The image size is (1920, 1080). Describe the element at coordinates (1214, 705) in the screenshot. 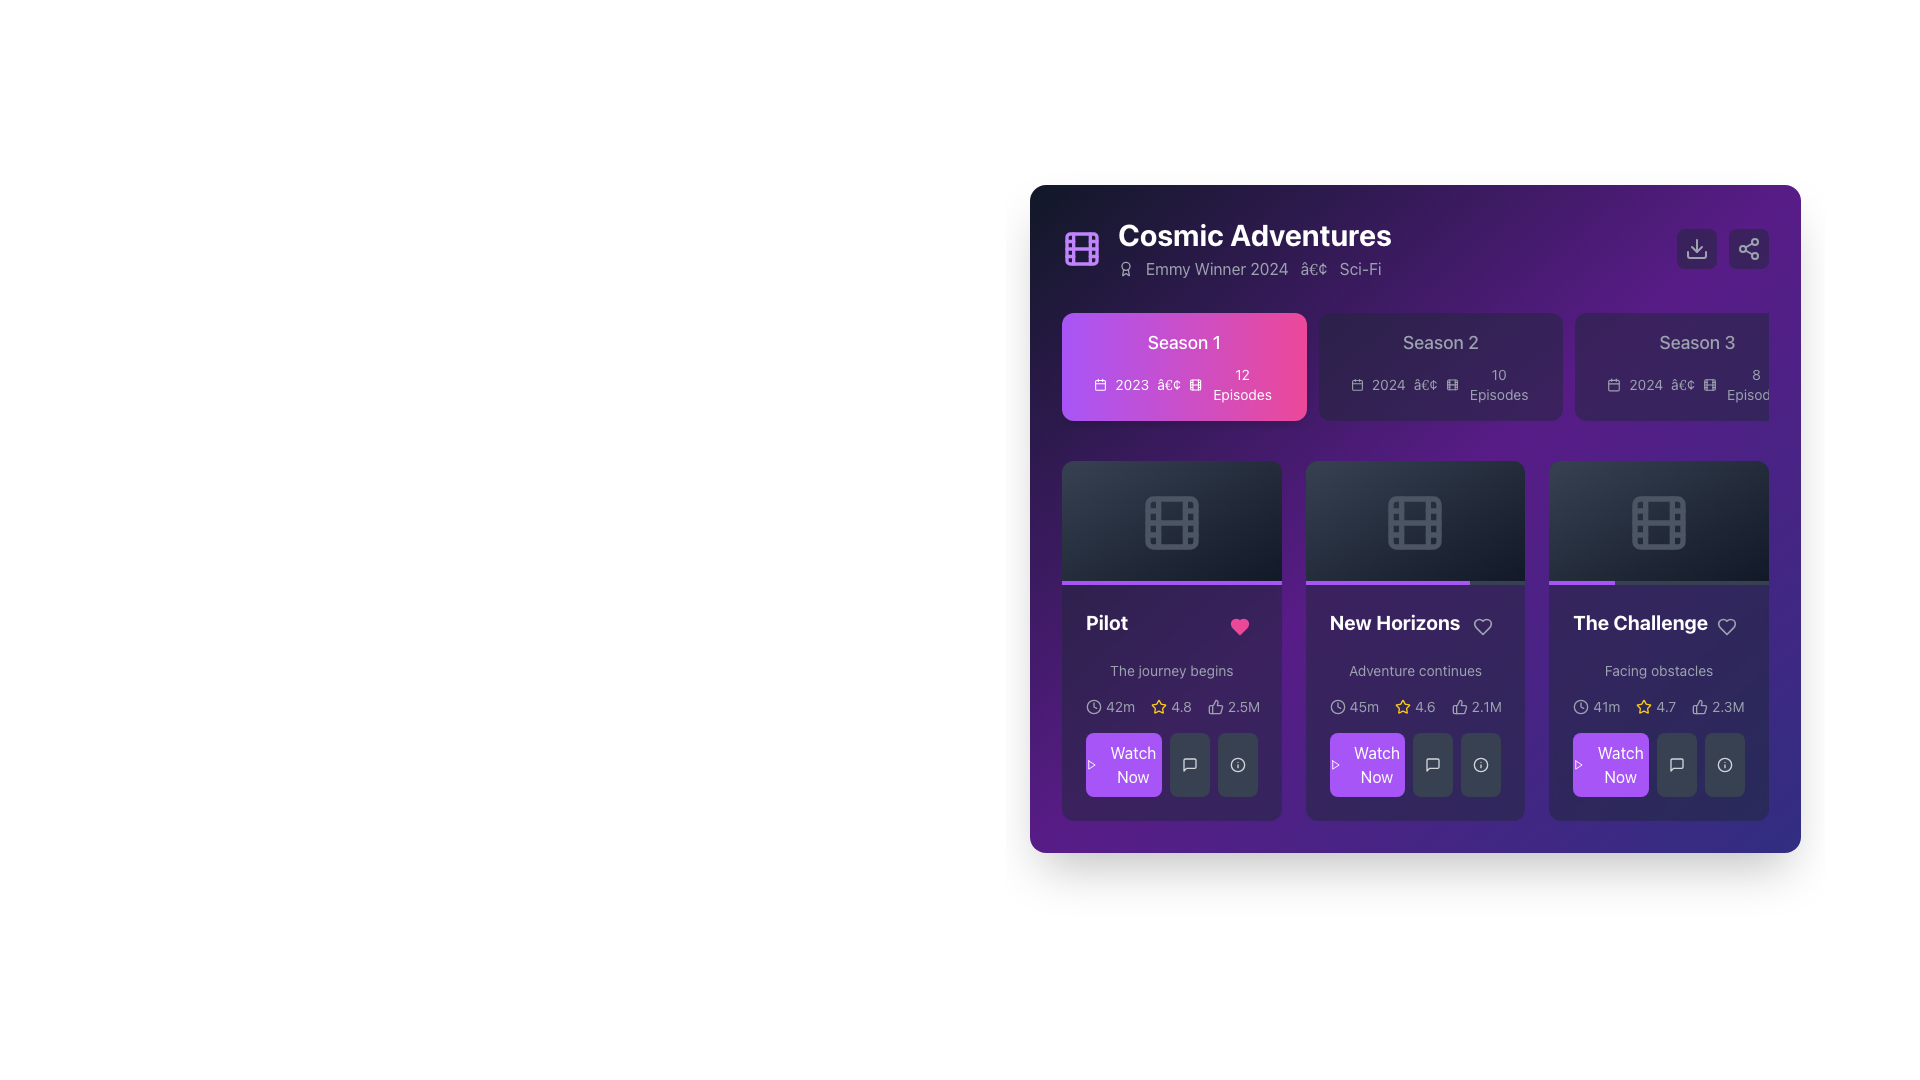

I see `the thumbs-up icon, which is an SVG-based icon indicating a positive action, located to the left of the numeric value '2.5M'` at that location.